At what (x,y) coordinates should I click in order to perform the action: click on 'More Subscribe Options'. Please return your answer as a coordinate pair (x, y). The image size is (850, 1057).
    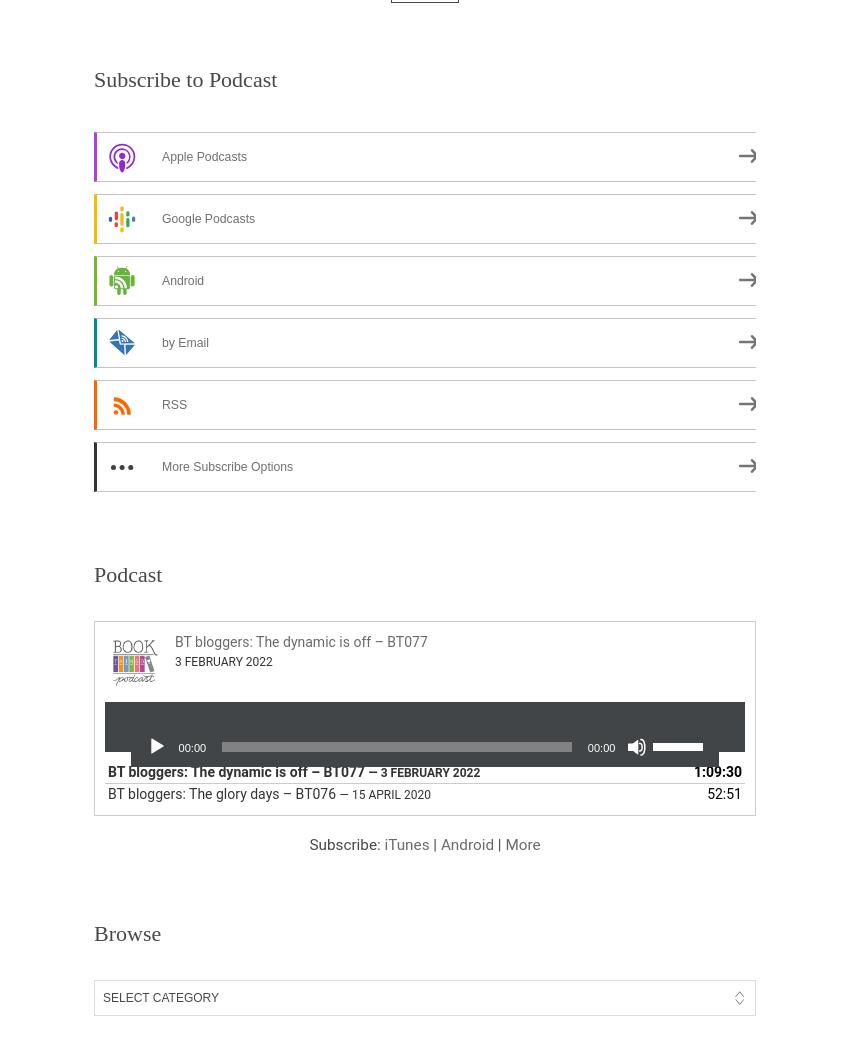
    Looking at the image, I should click on (227, 466).